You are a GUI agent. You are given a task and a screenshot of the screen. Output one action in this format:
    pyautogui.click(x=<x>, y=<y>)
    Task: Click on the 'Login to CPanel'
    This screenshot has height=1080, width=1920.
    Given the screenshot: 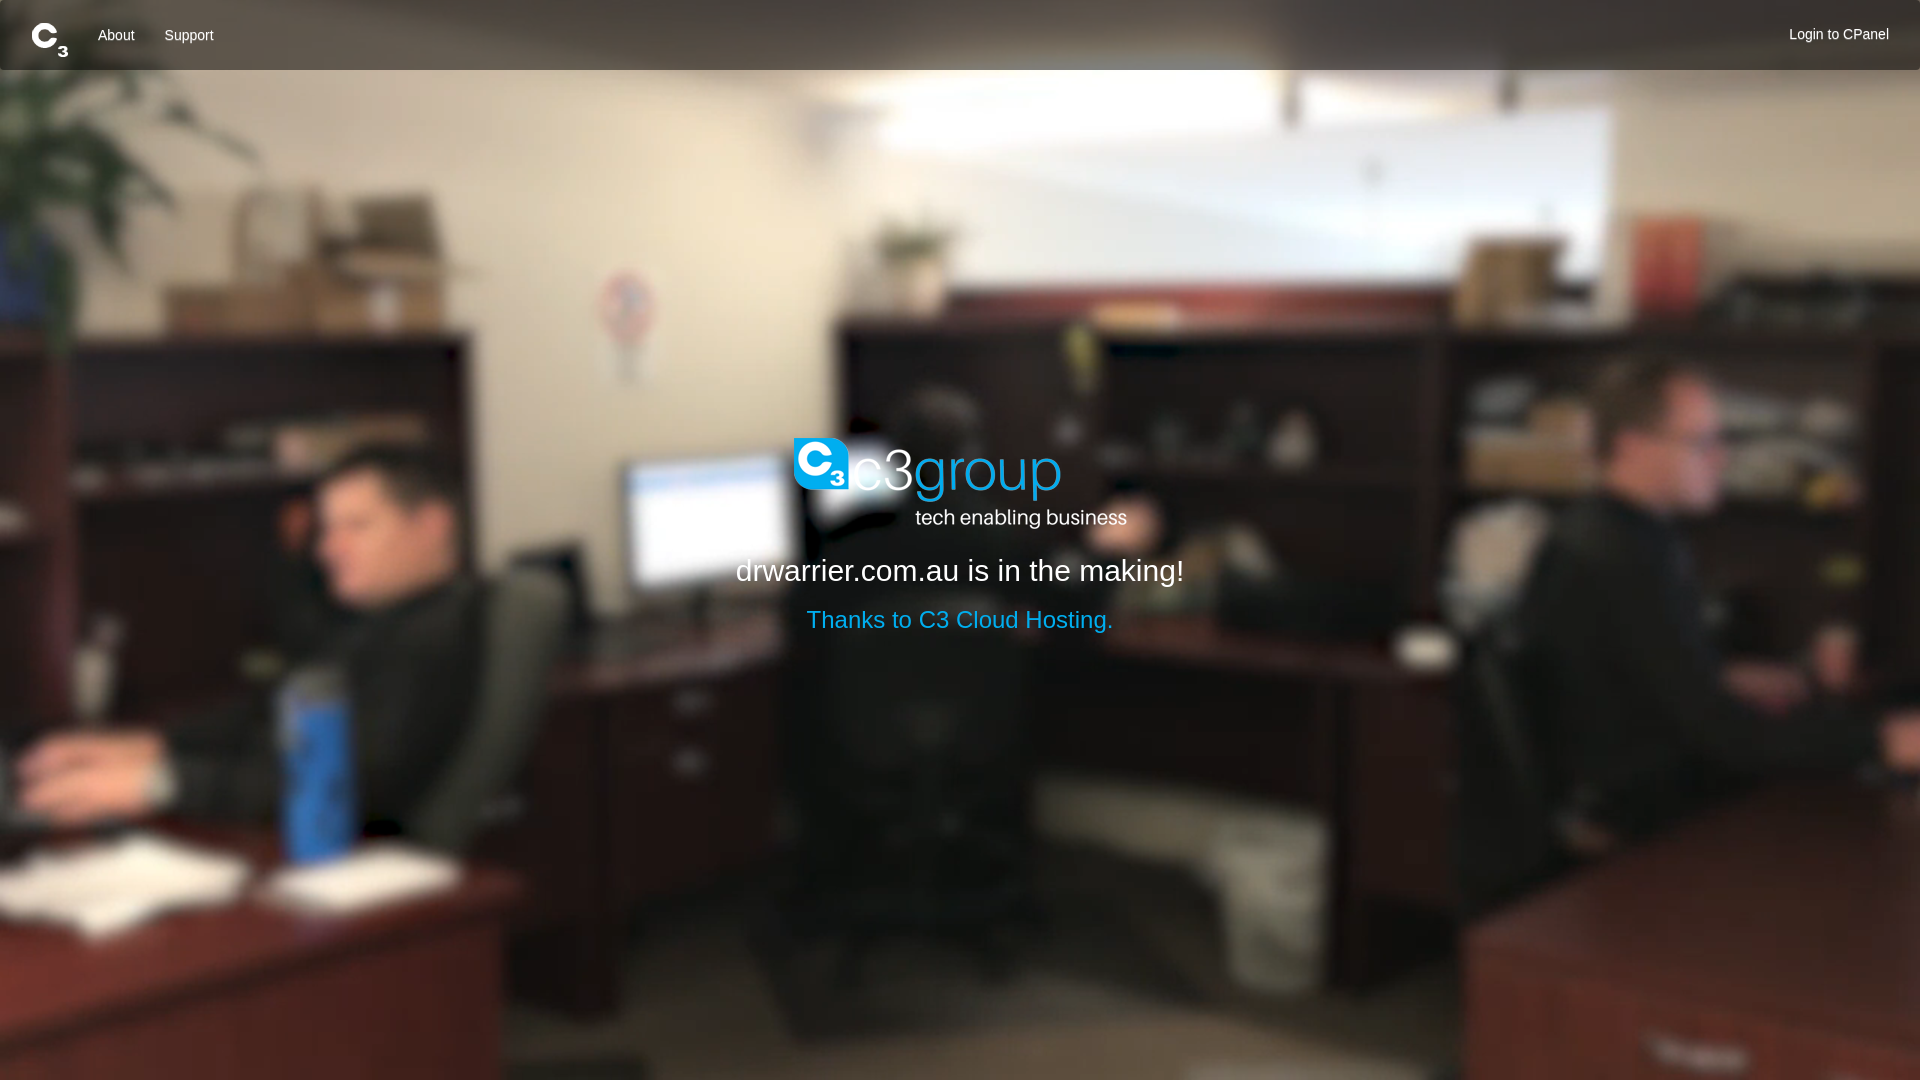 What is the action you would take?
    pyautogui.click(x=1838, y=34)
    